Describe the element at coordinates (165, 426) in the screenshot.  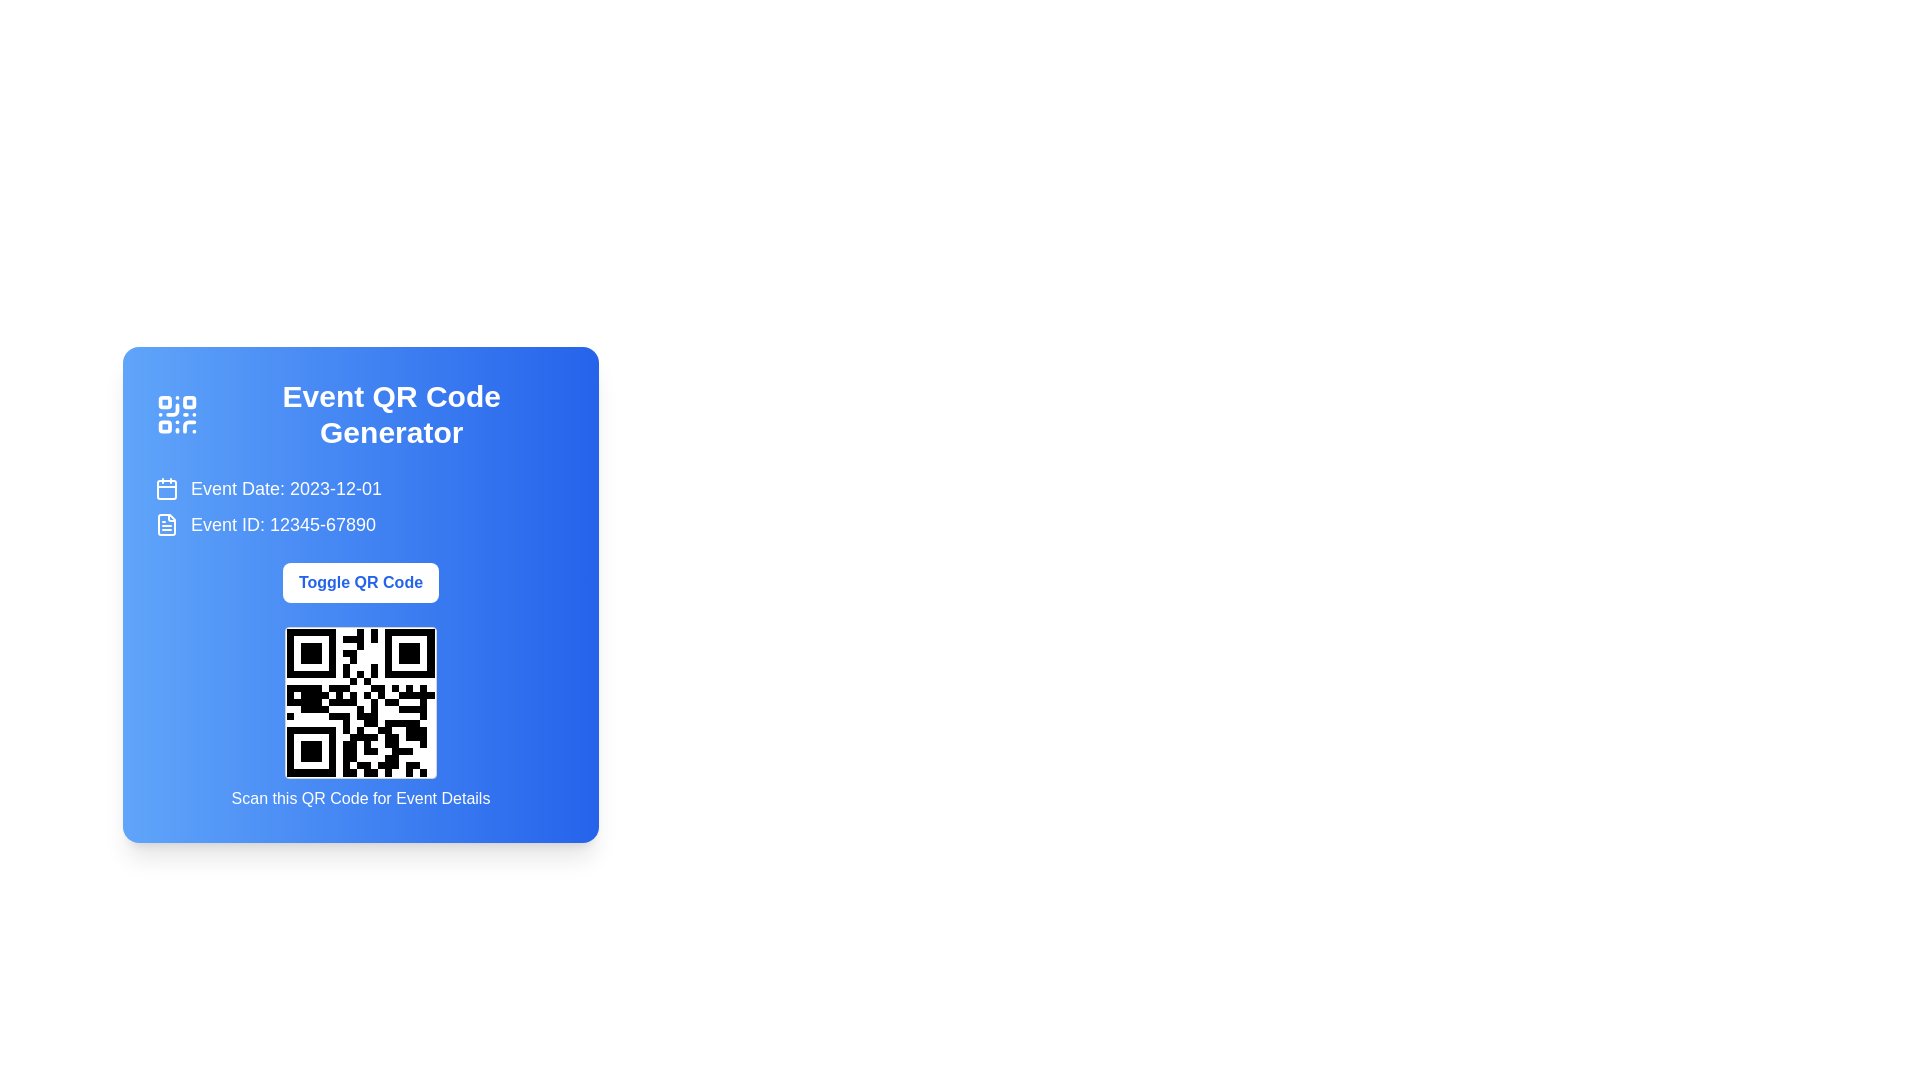
I see `the third square in the grid-like decorative QR-code icon, located at the bottom-left corner` at that location.